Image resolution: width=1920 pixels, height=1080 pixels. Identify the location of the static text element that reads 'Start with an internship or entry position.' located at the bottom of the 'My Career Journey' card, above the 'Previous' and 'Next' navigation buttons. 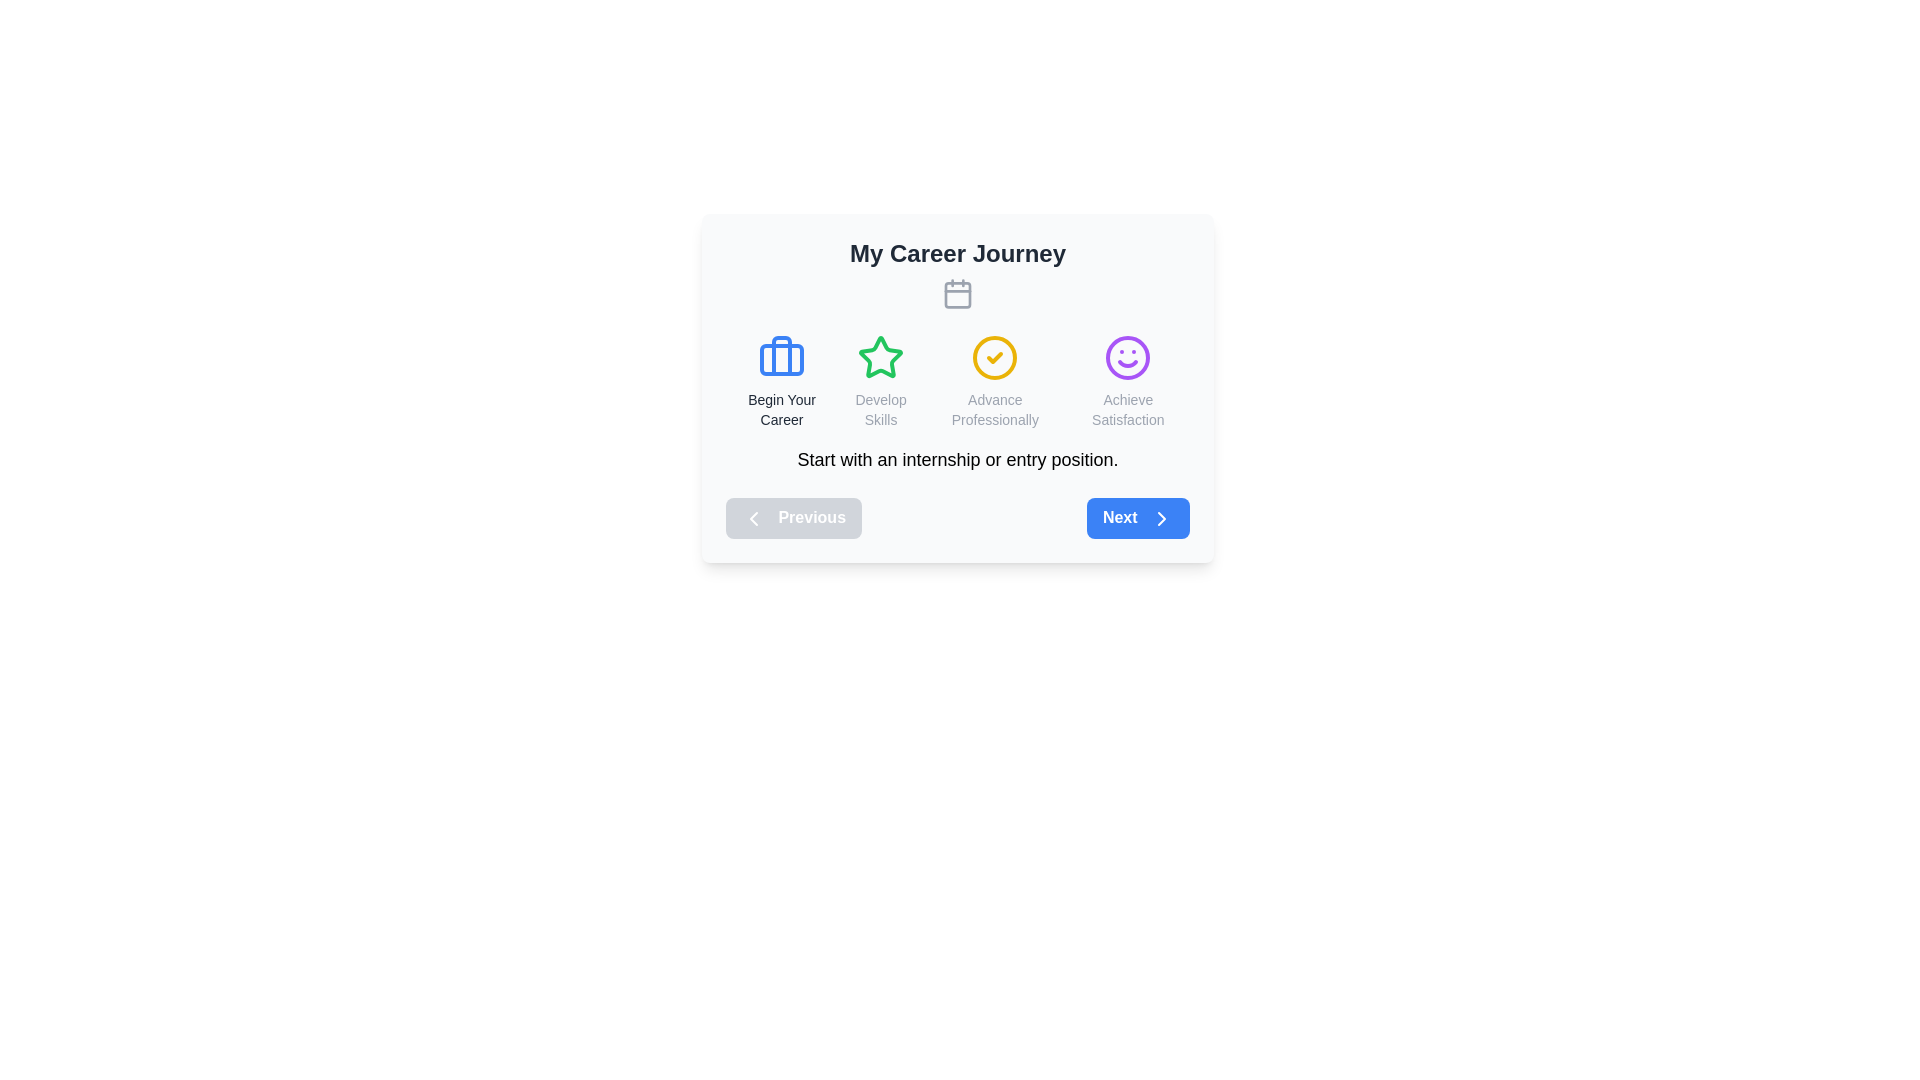
(957, 459).